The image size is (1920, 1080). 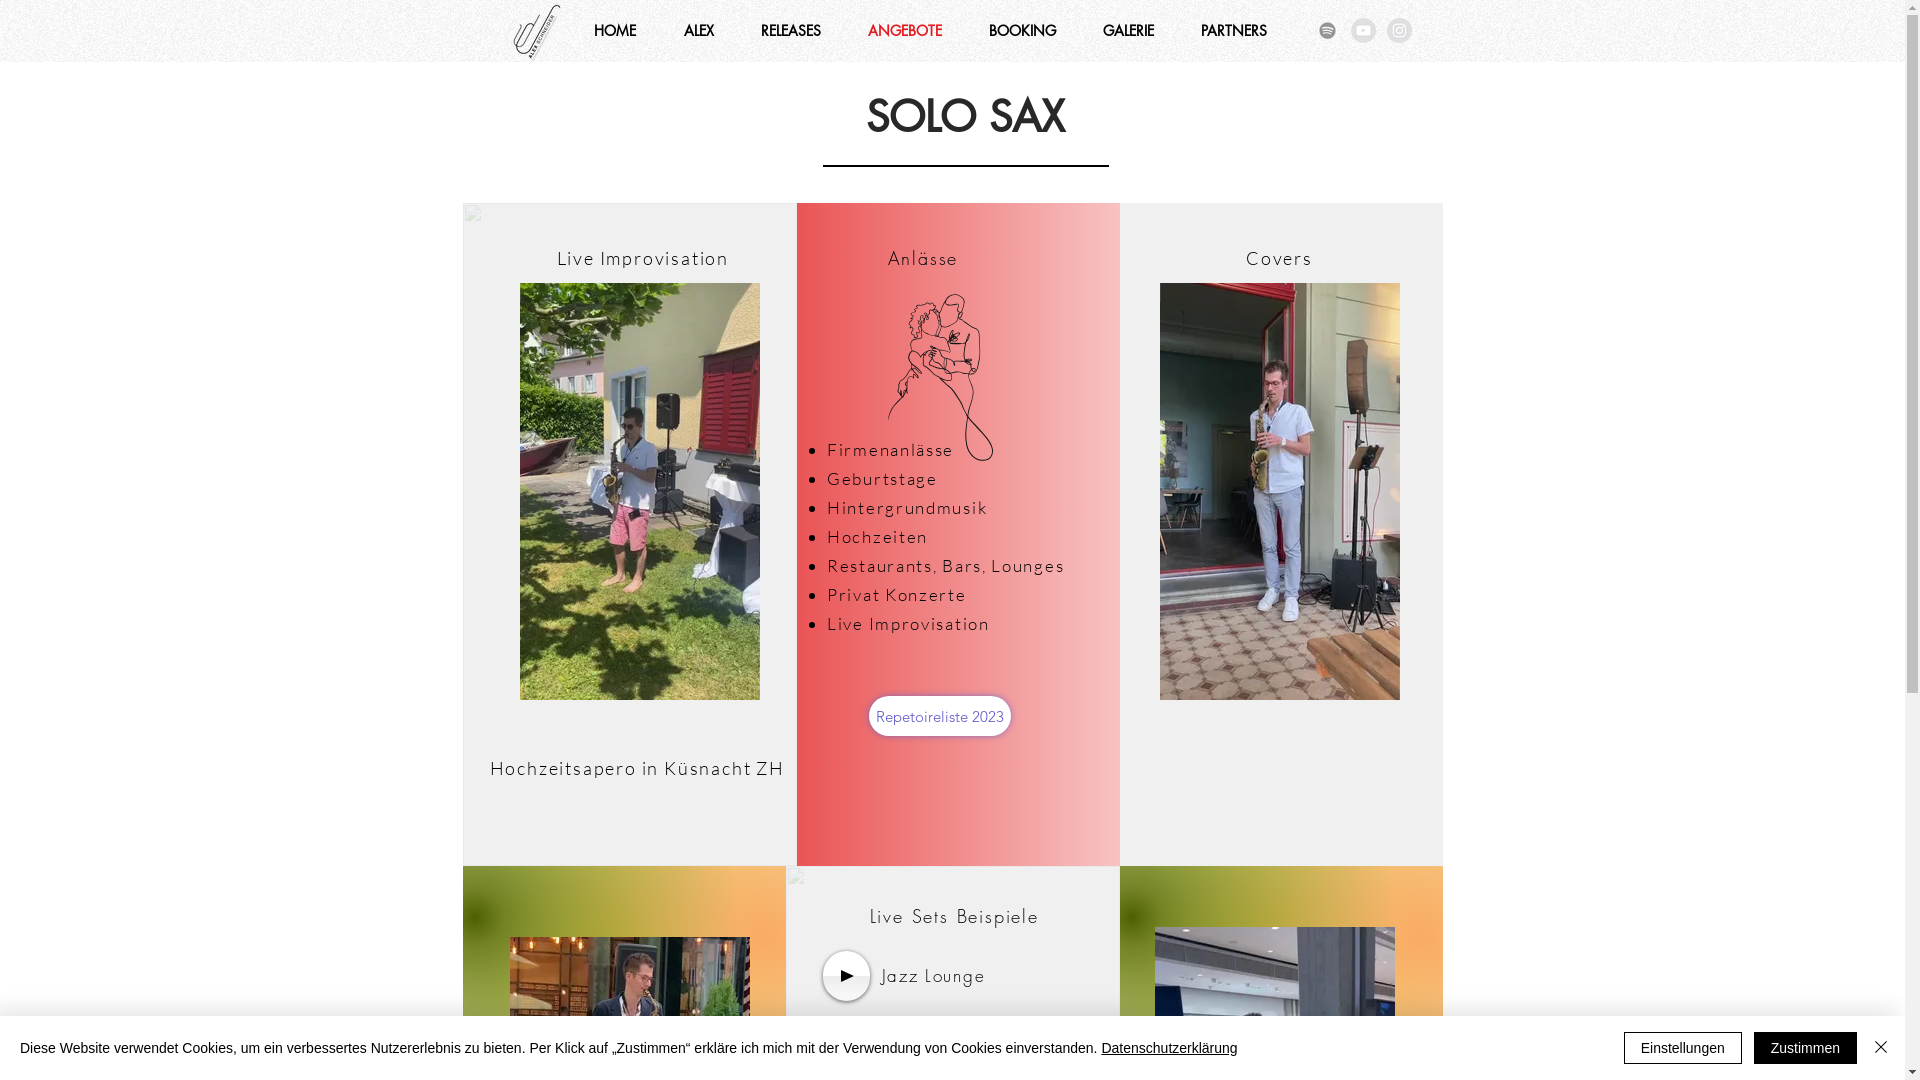 I want to click on 'BOOKING', so click(x=1022, y=30).